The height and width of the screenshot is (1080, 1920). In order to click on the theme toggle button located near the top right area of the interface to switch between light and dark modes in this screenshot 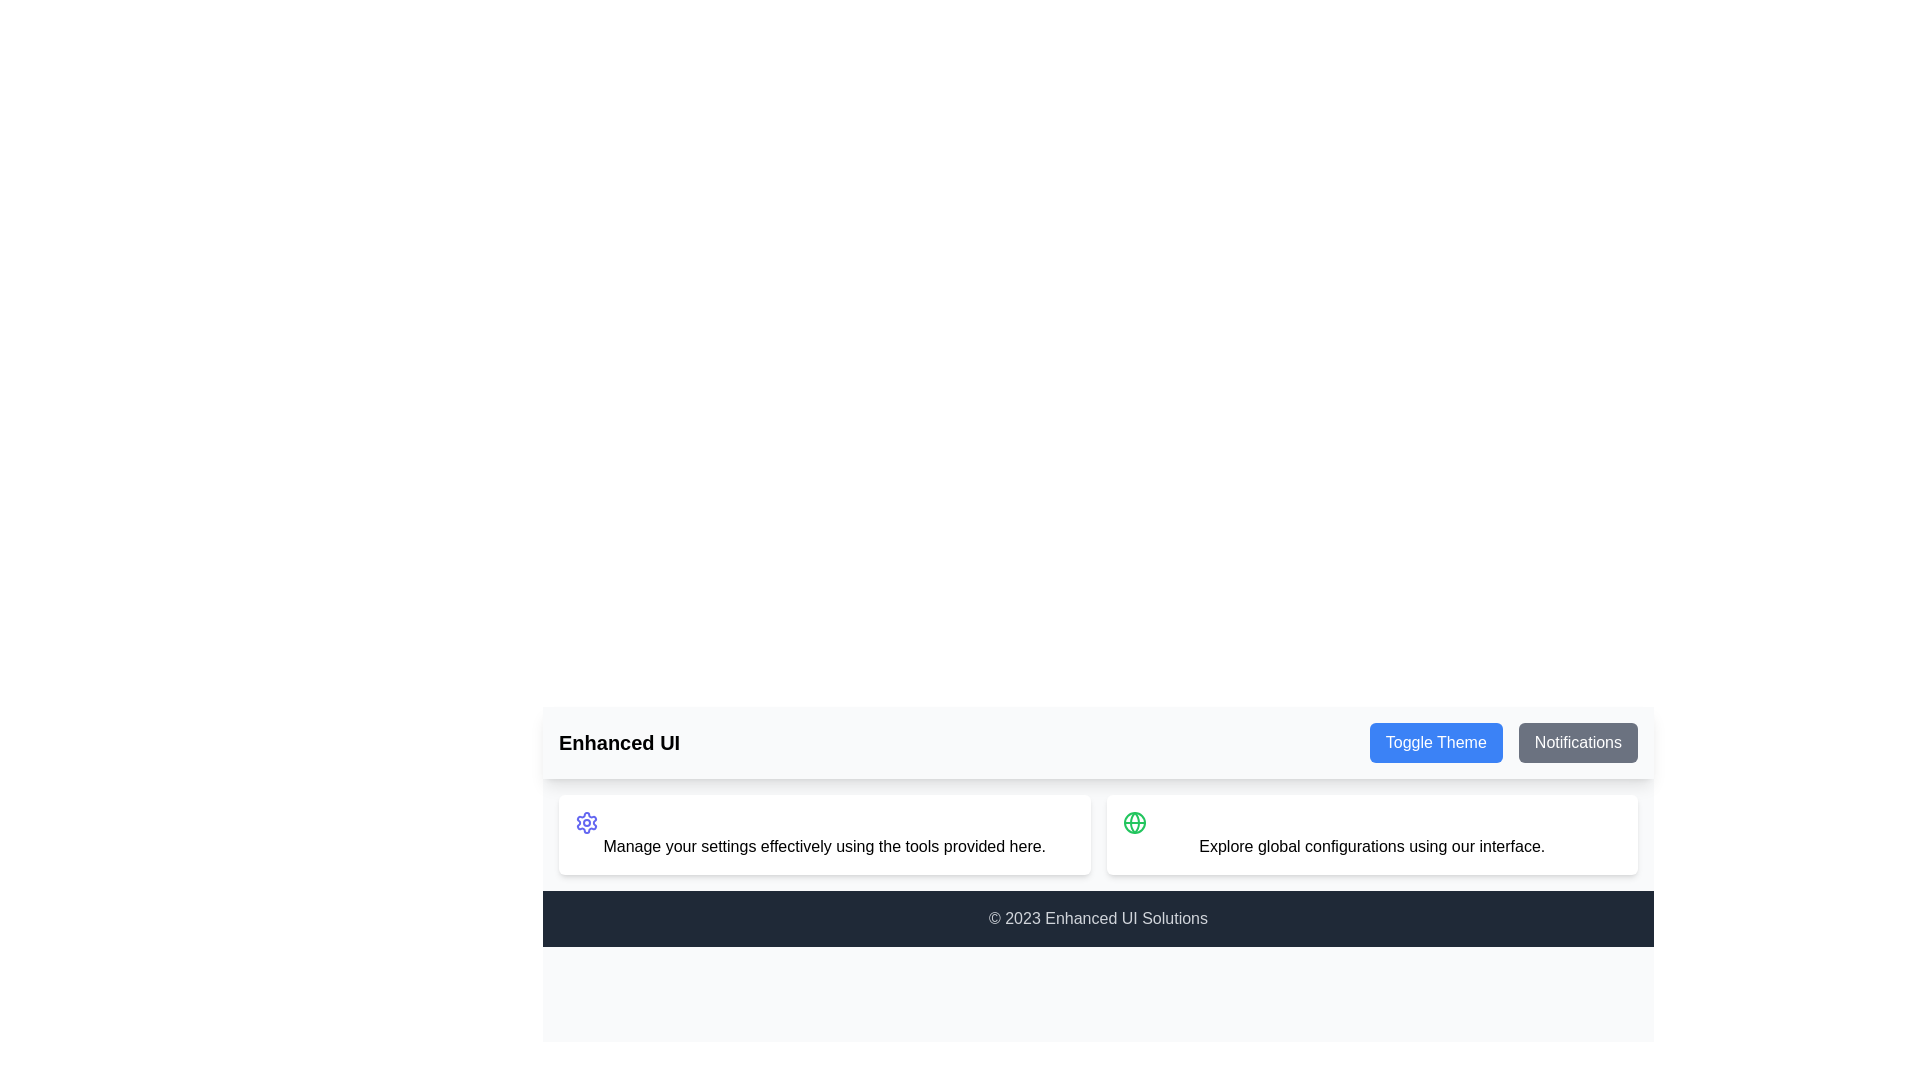, I will do `click(1434, 743)`.